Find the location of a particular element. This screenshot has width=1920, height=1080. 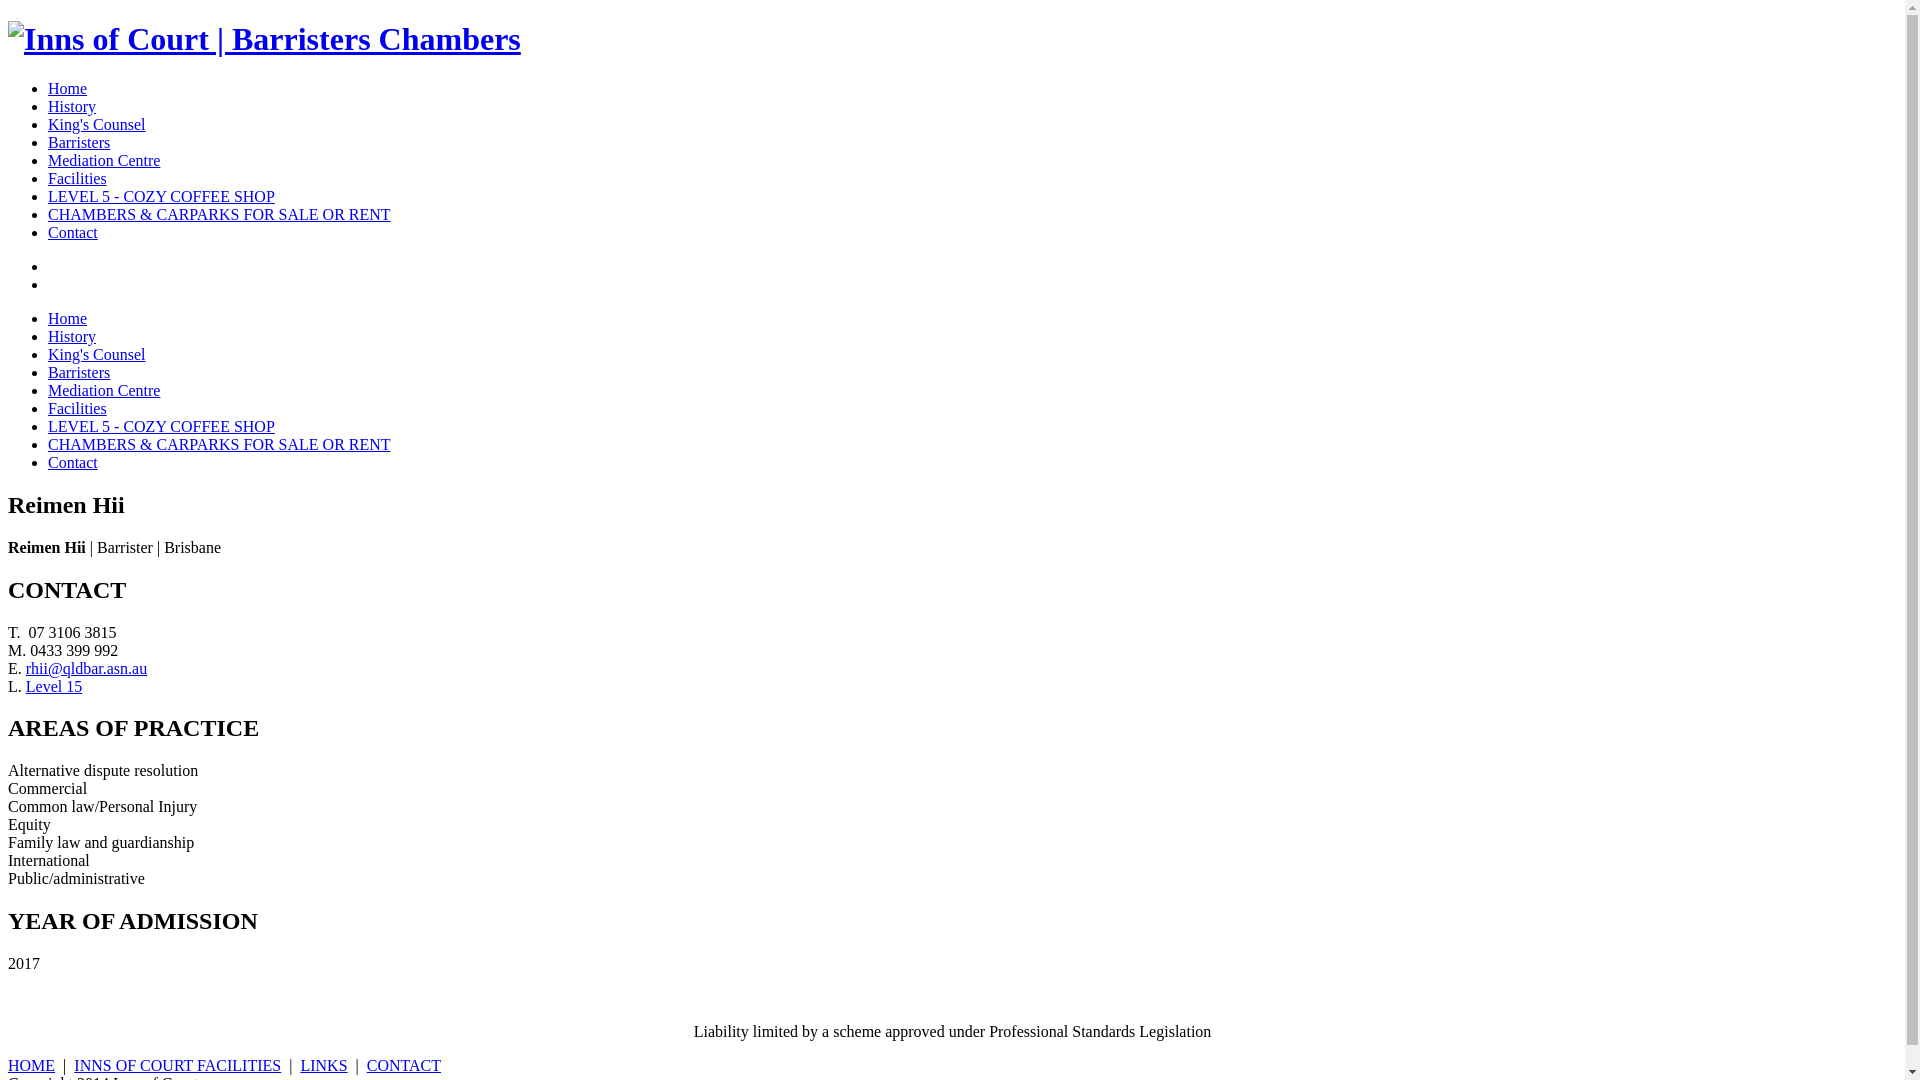

'rhii@qldbar.asn.au' is located at coordinates (85, 668).